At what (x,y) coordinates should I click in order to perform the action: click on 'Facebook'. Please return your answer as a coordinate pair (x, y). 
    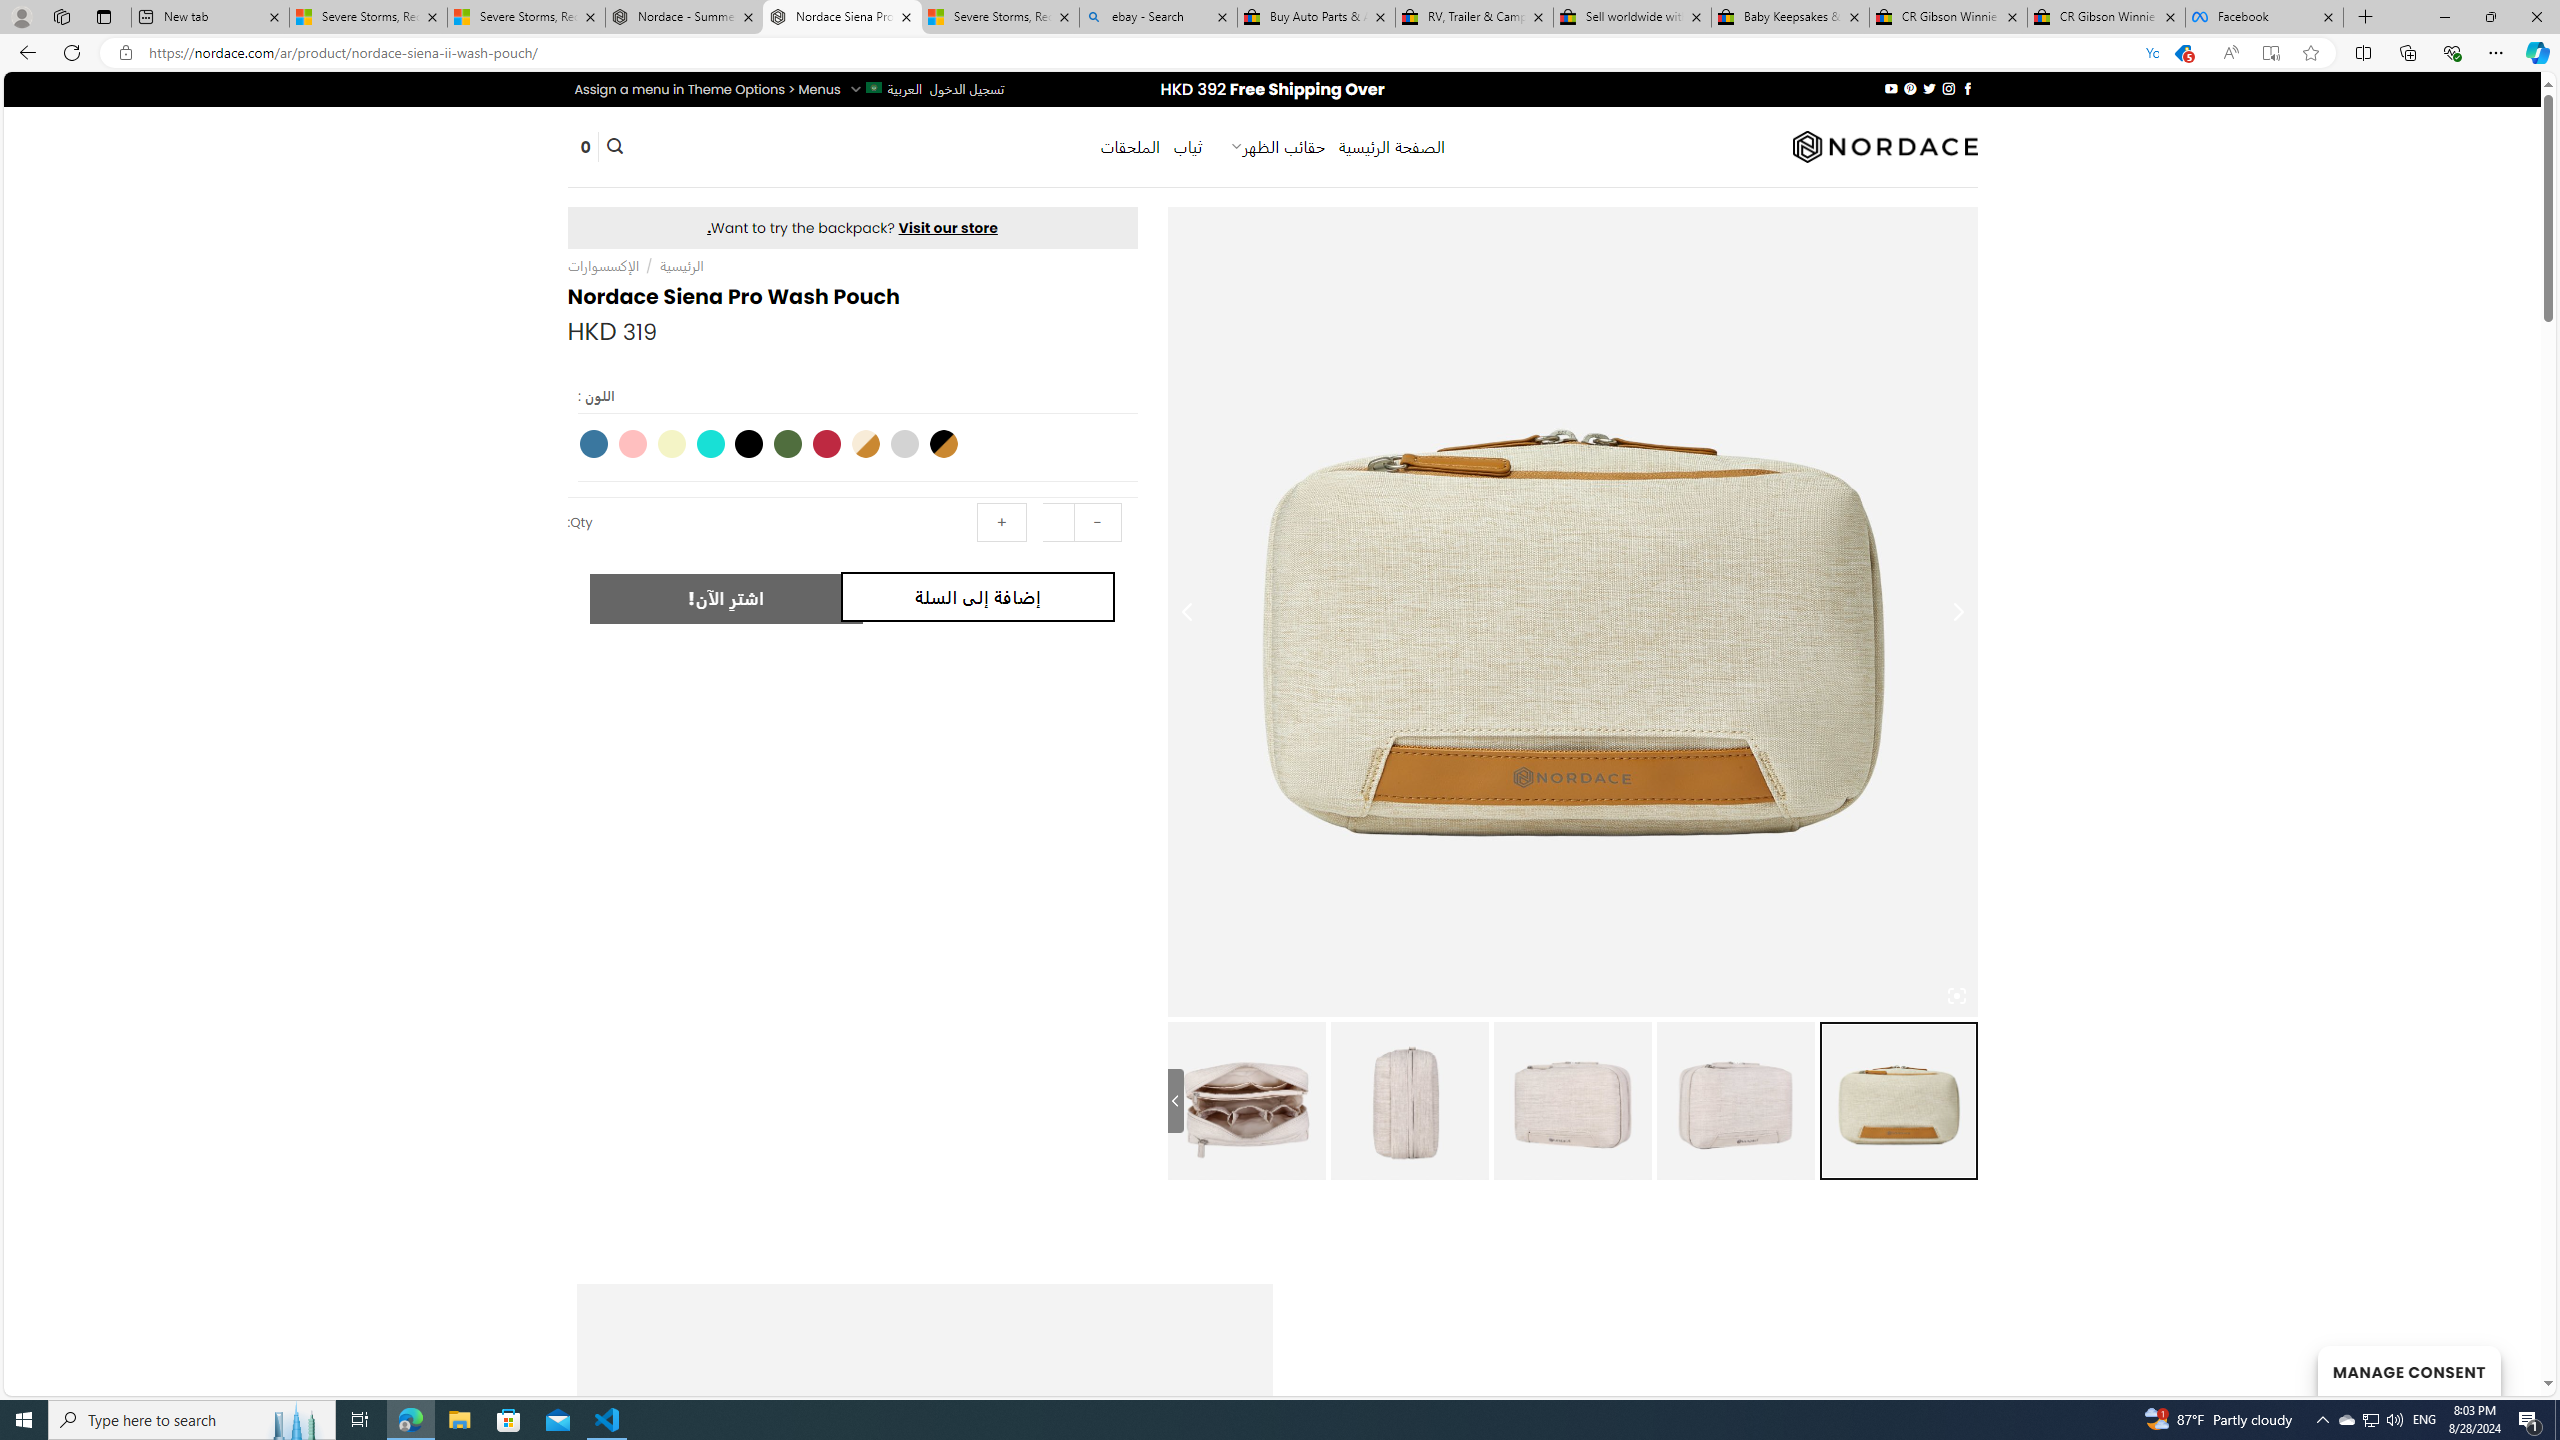
    Looking at the image, I should click on (2263, 16).